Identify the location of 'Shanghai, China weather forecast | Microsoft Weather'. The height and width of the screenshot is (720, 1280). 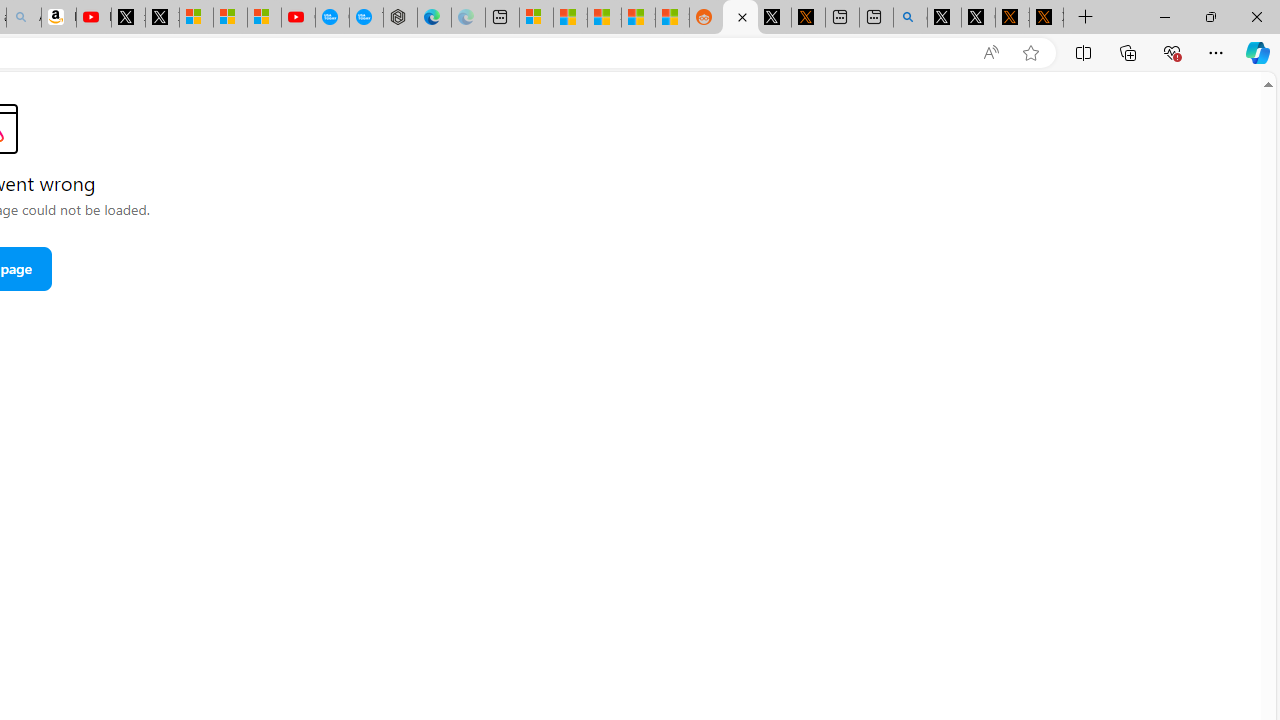
(569, 17).